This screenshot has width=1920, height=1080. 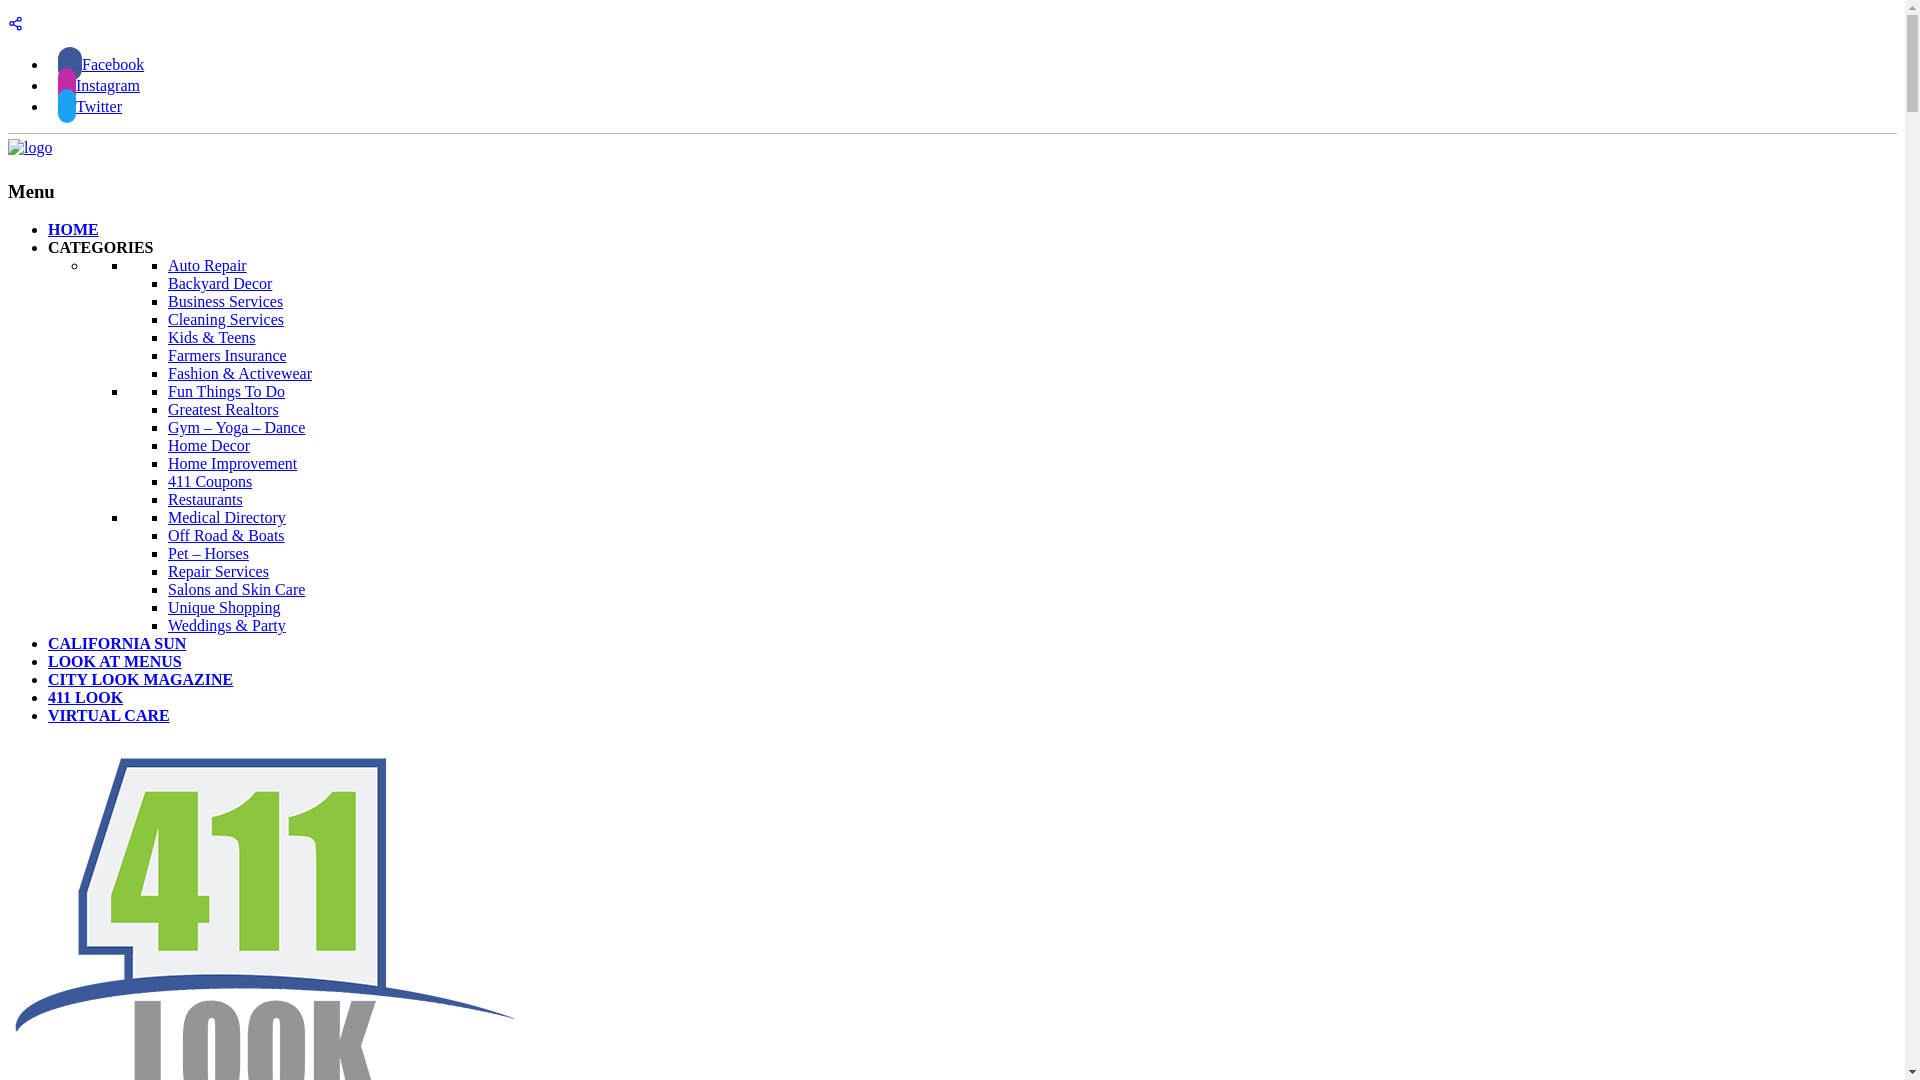 What do you see at coordinates (48, 643) in the screenshot?
I see `'CALIFORNIA SUN'` at bounding box center [48, 643].